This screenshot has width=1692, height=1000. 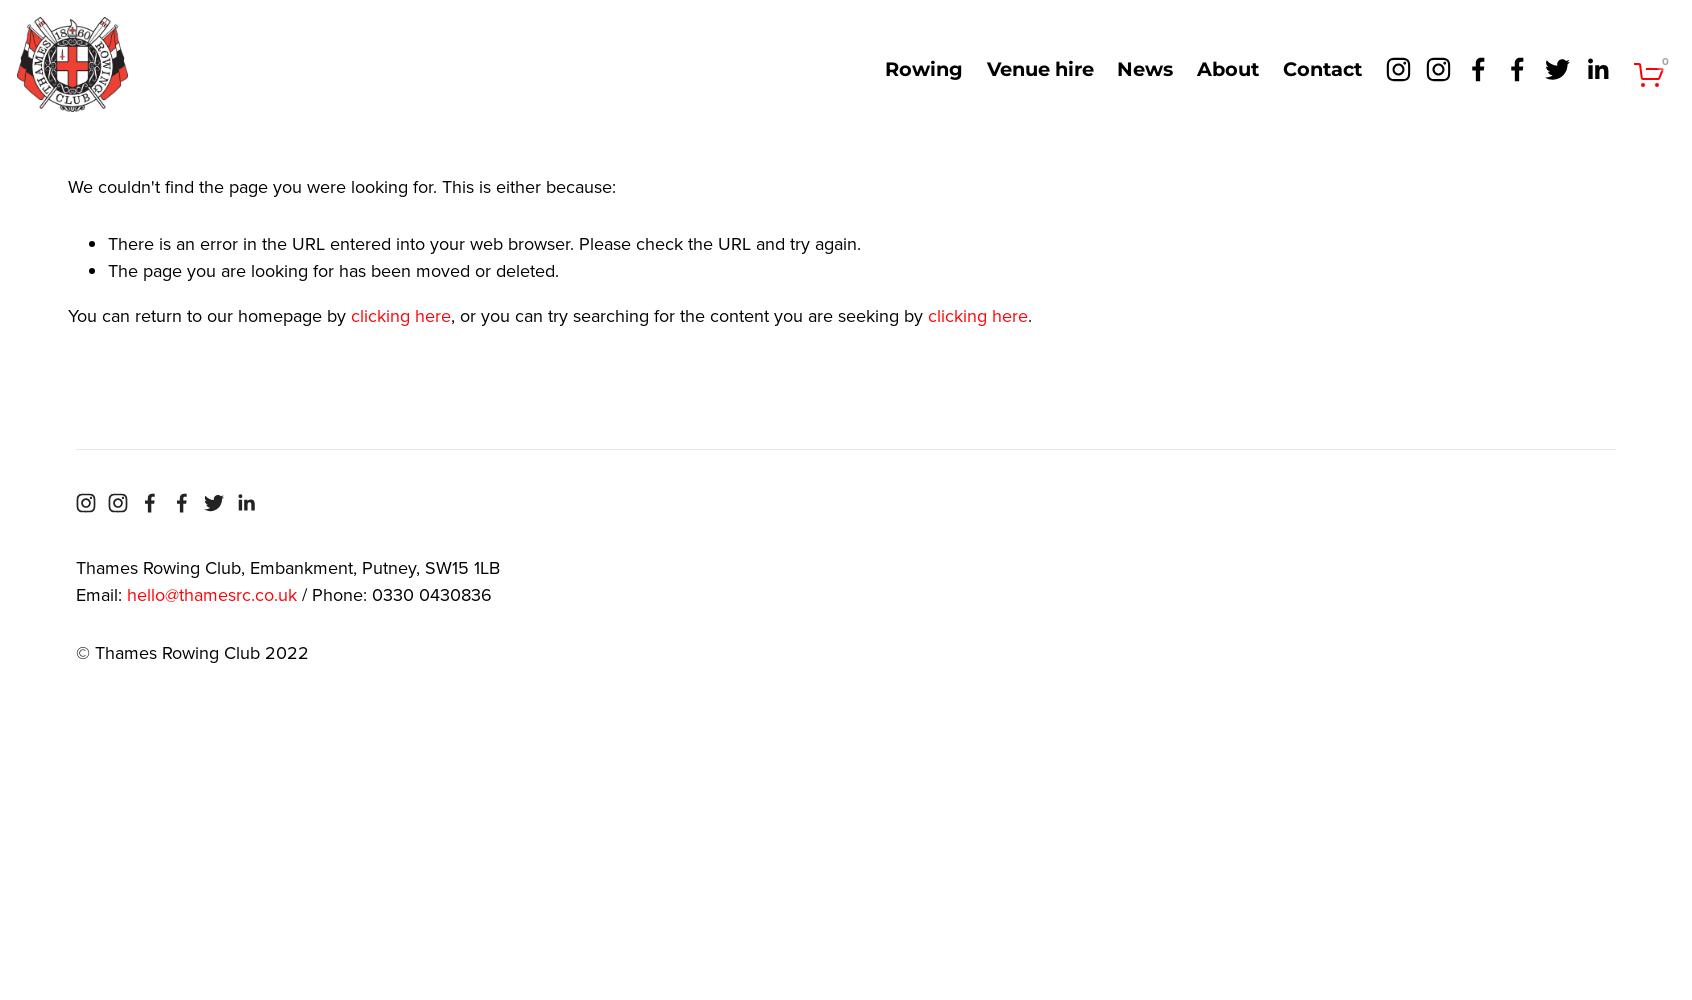 I want to click on 'Contact', so click(x=1320, y=68).